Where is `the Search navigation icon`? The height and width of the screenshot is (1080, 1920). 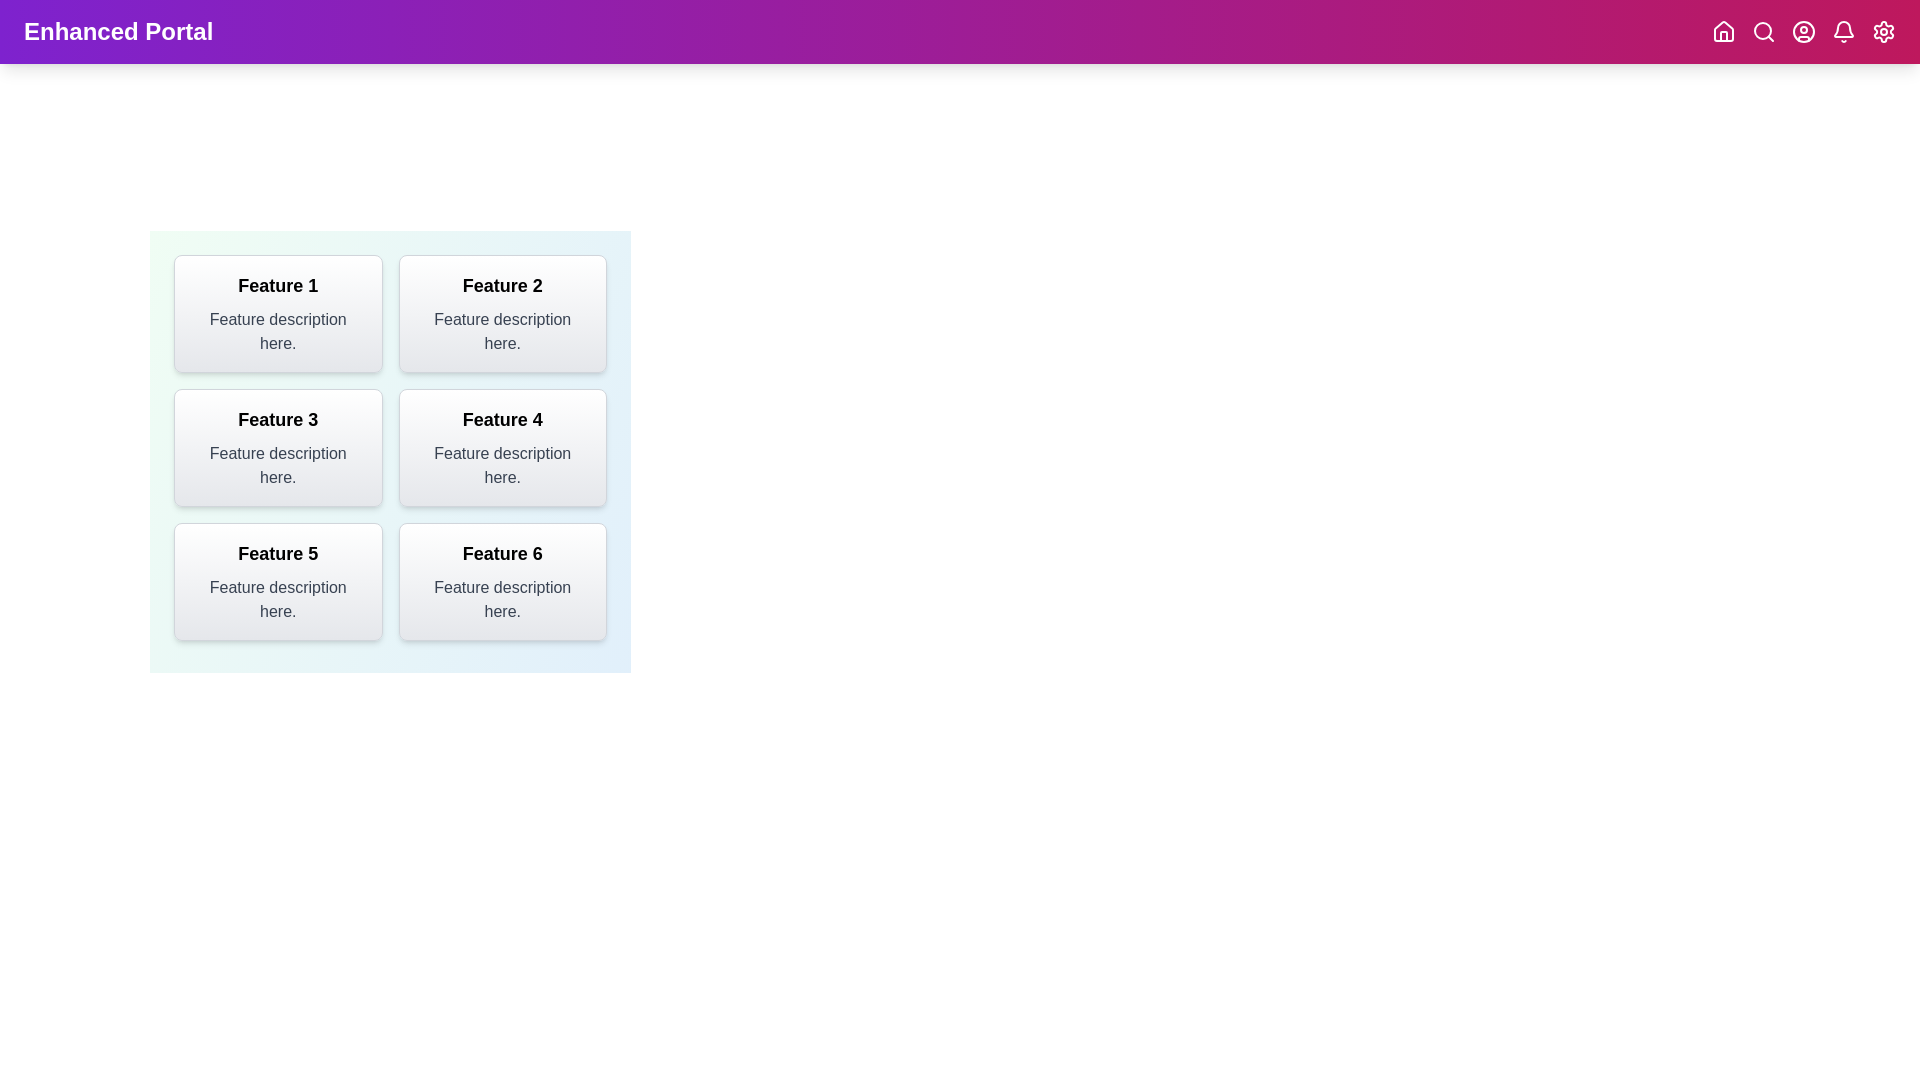
the Search navigation icon is located at coordinates (1763, 31).